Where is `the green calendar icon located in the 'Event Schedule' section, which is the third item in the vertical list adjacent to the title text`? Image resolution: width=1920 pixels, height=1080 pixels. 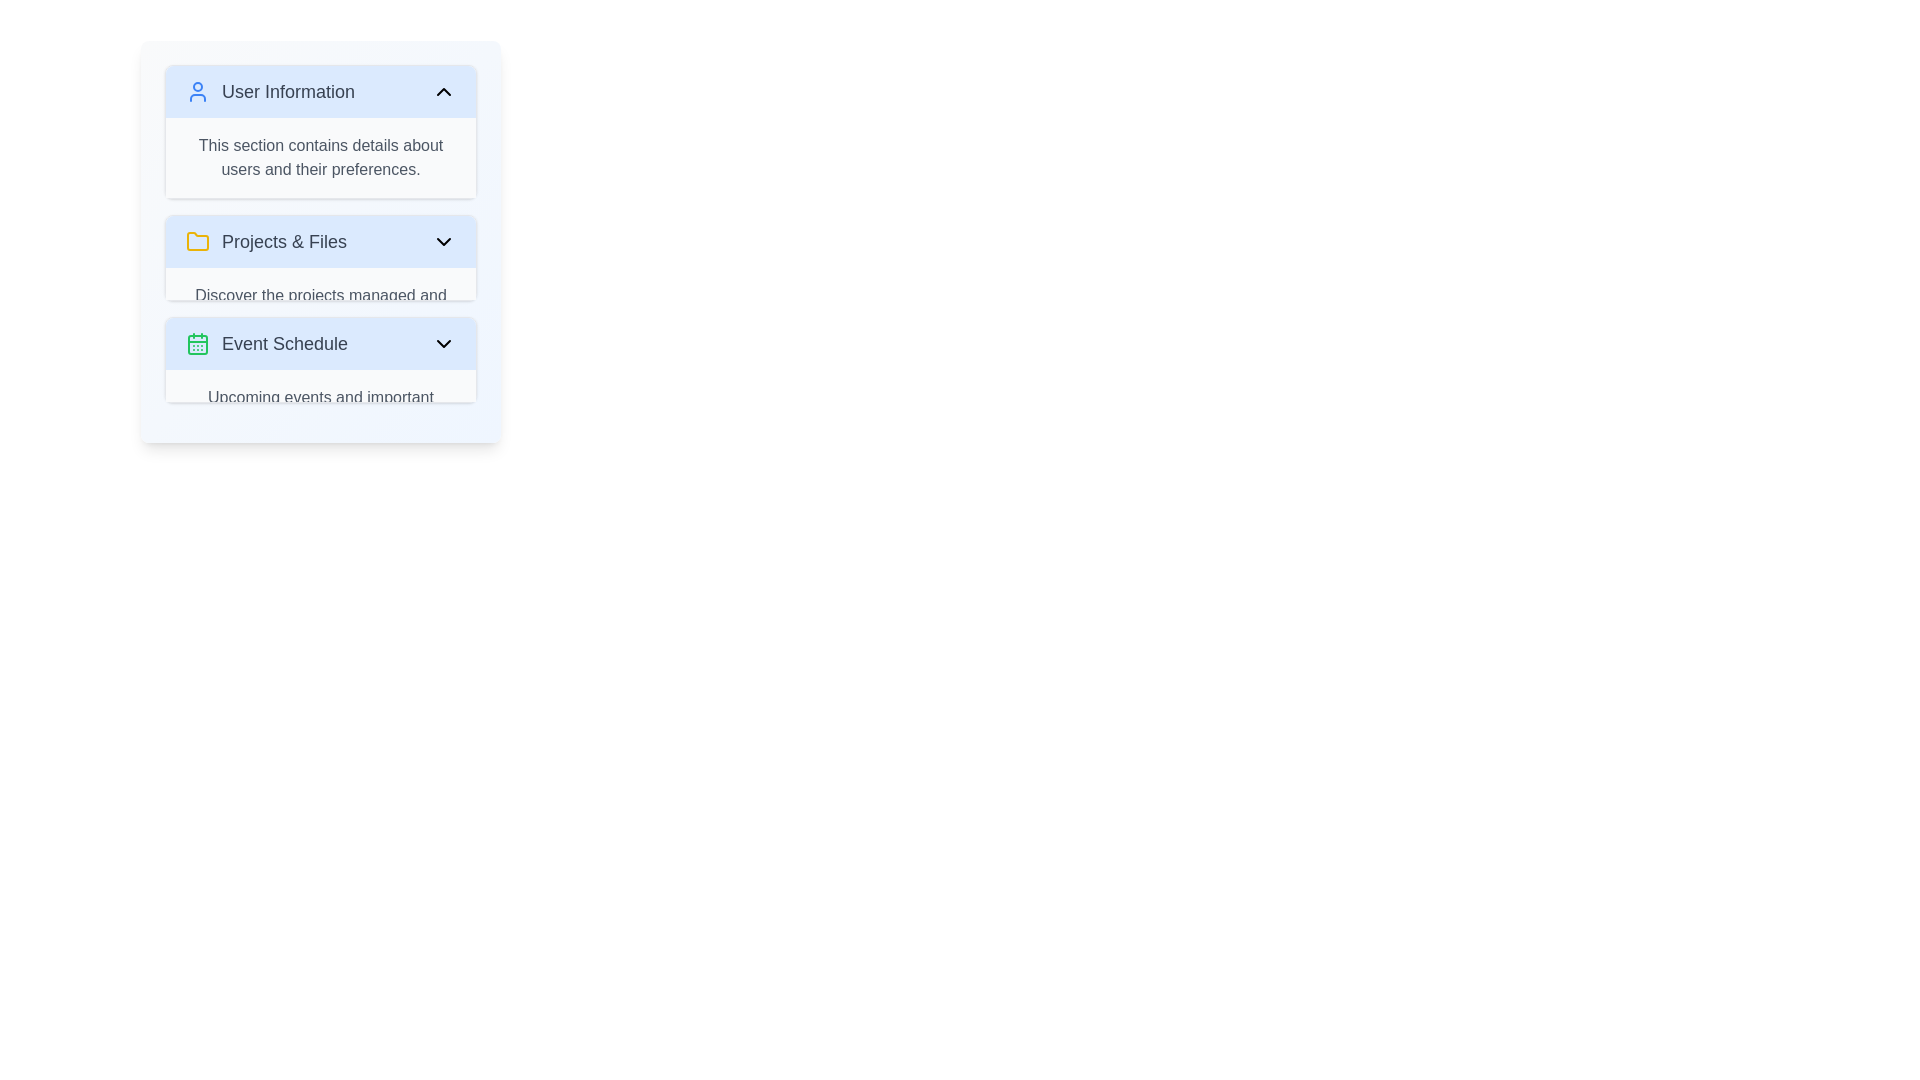
the green calendar icon located in the 'Event Schedule' section, which is the third item in the vertical list adjacent to the title text is located at coordinates (197, 343).